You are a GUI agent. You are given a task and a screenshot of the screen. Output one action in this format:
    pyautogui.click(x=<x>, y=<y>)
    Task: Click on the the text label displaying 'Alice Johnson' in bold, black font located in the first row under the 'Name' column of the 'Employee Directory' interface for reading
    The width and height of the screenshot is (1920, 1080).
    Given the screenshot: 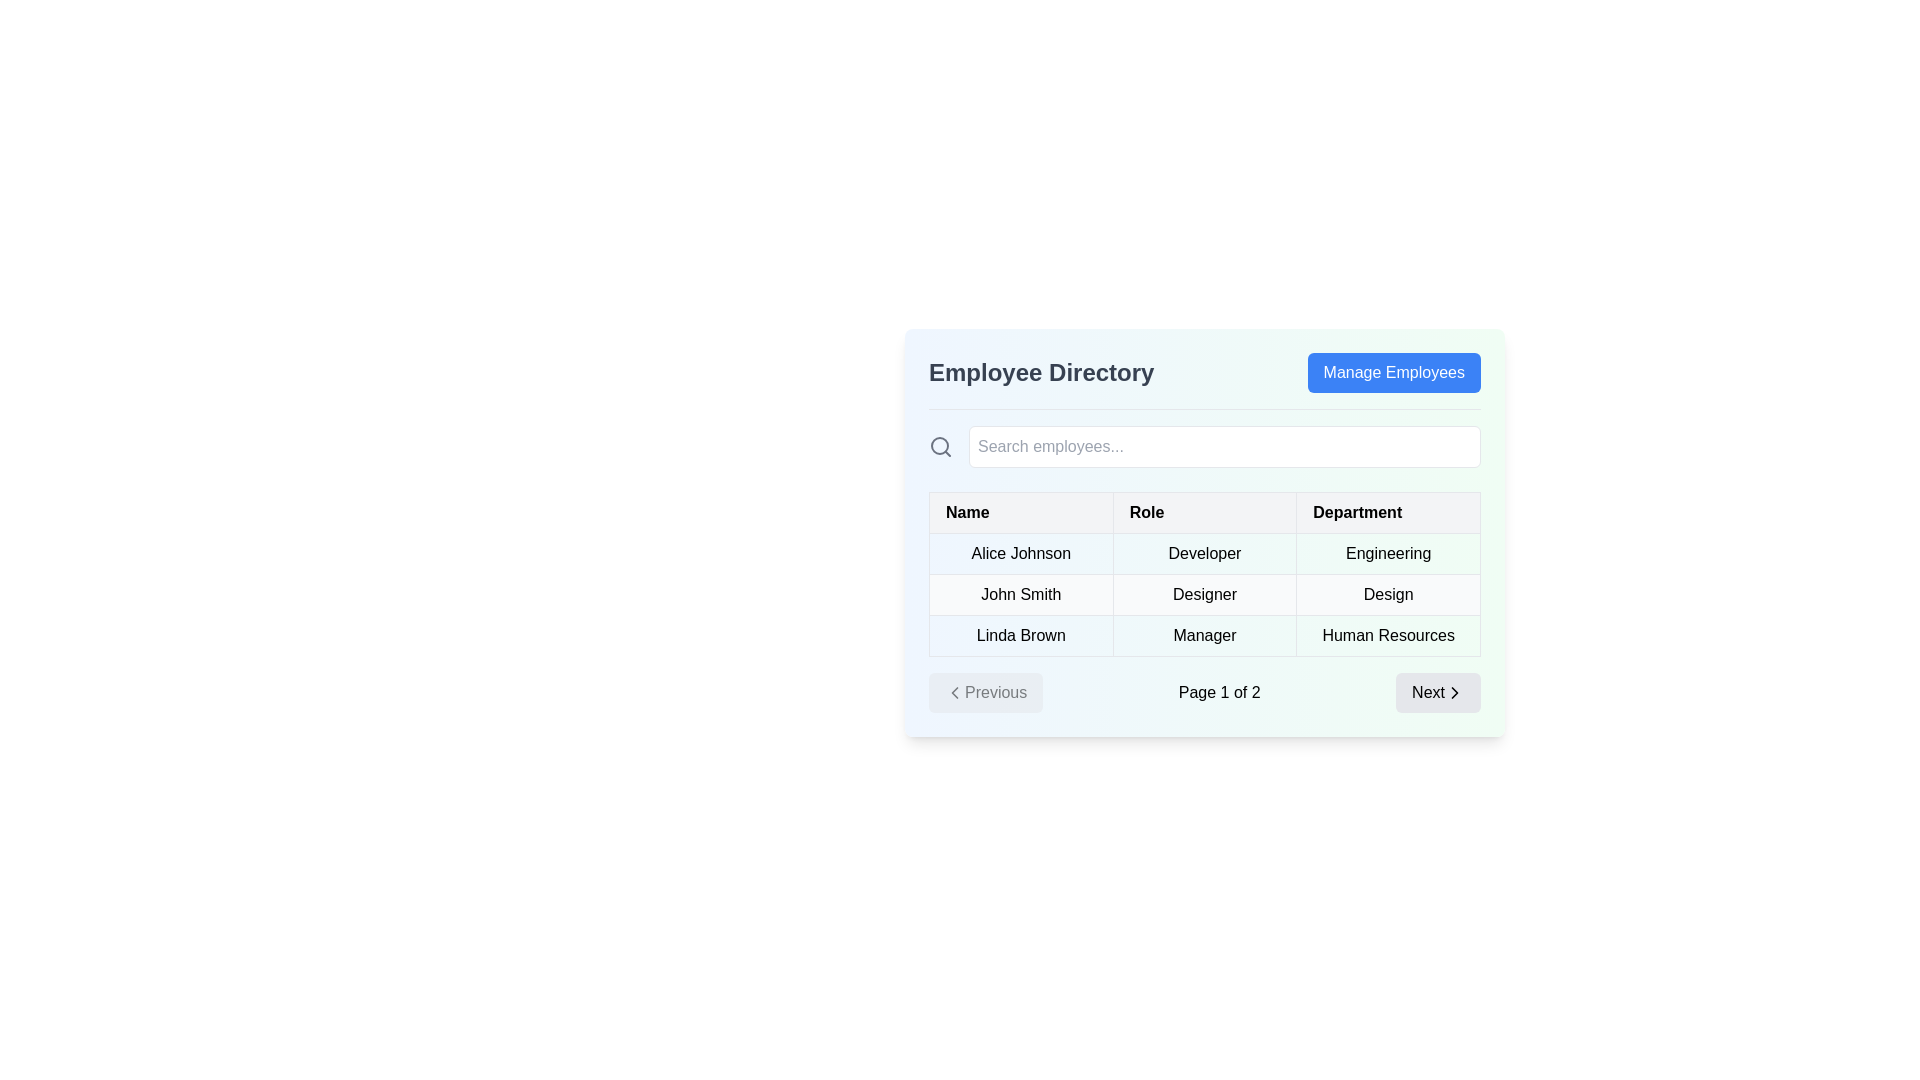 What is the action you would take?
    pyautogui.click(x=1021, y=554)
    